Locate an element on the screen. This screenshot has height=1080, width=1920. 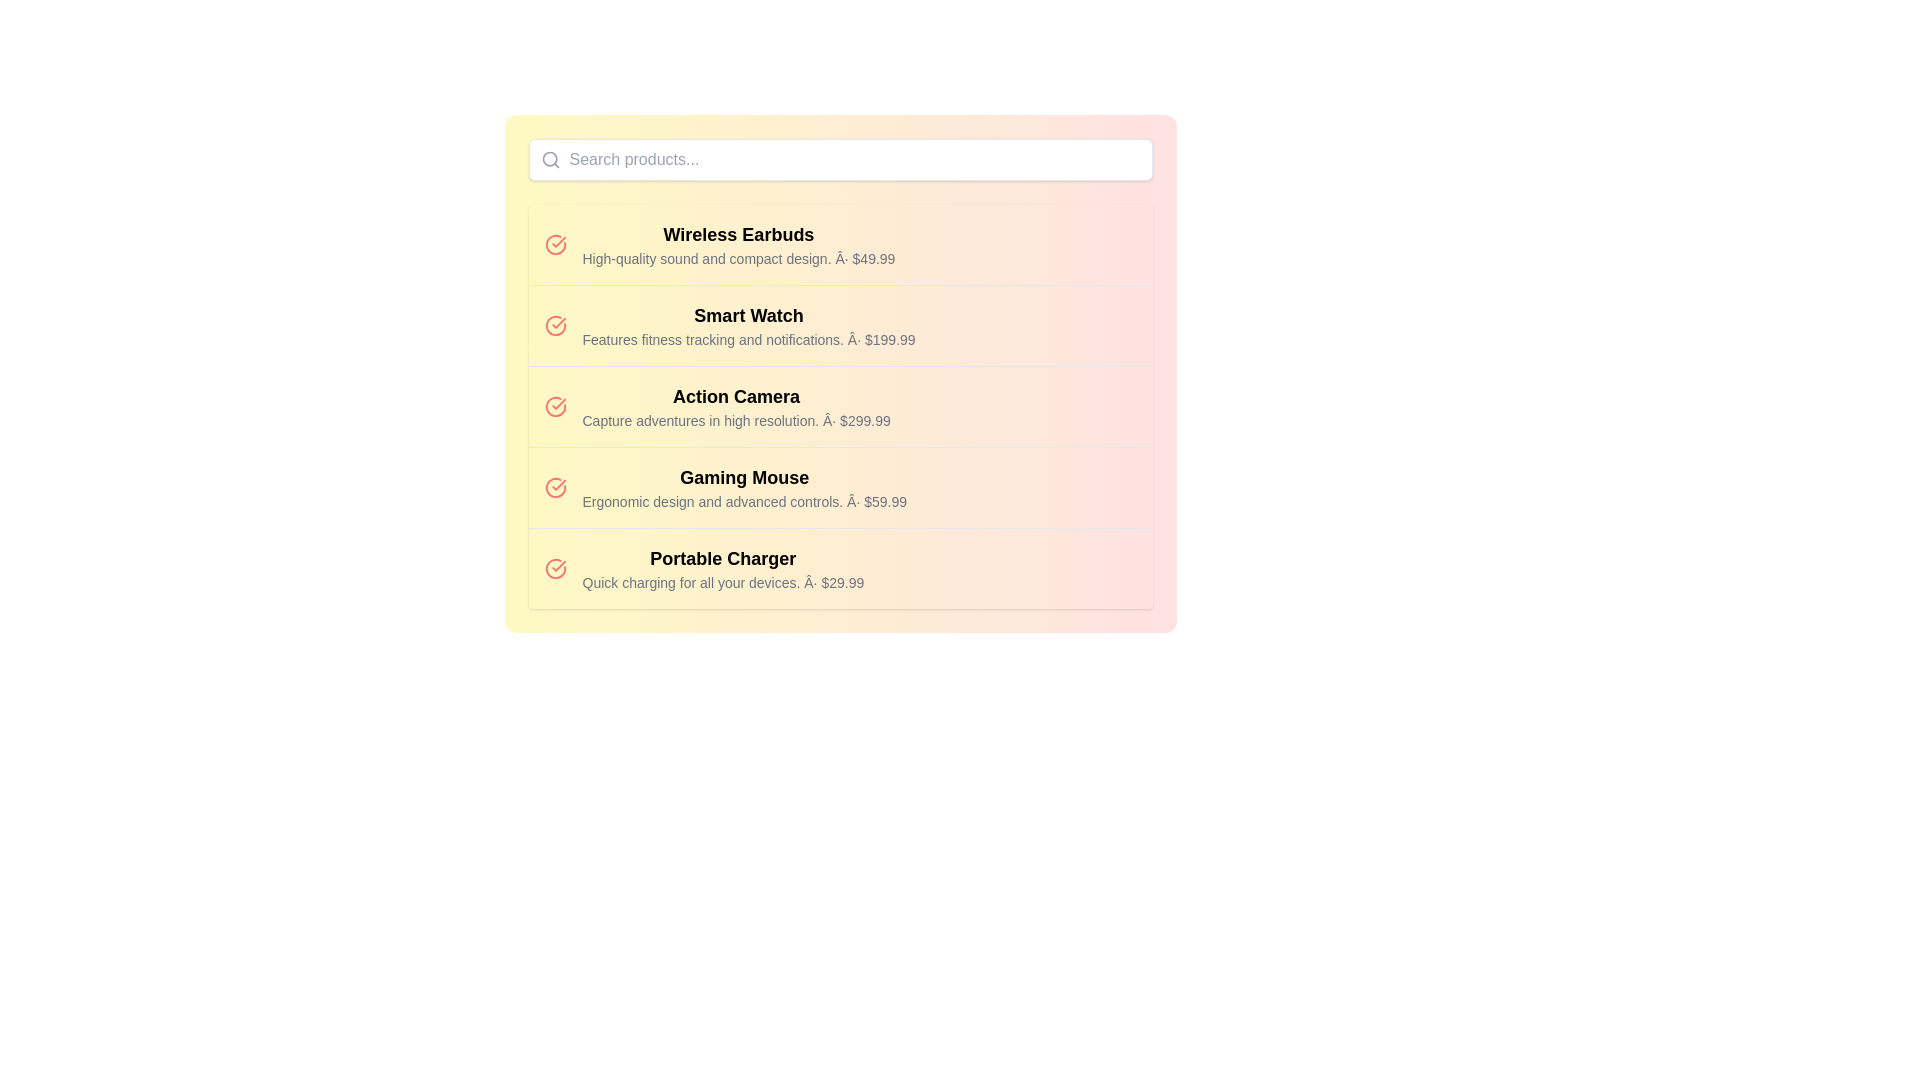
the fourth list item in the product list, which contains the product name 'Gaming Mouse', brief description, and price, positioned between 'Action Camera' and 'Portable Charger' is located at coordinates (840, 487).